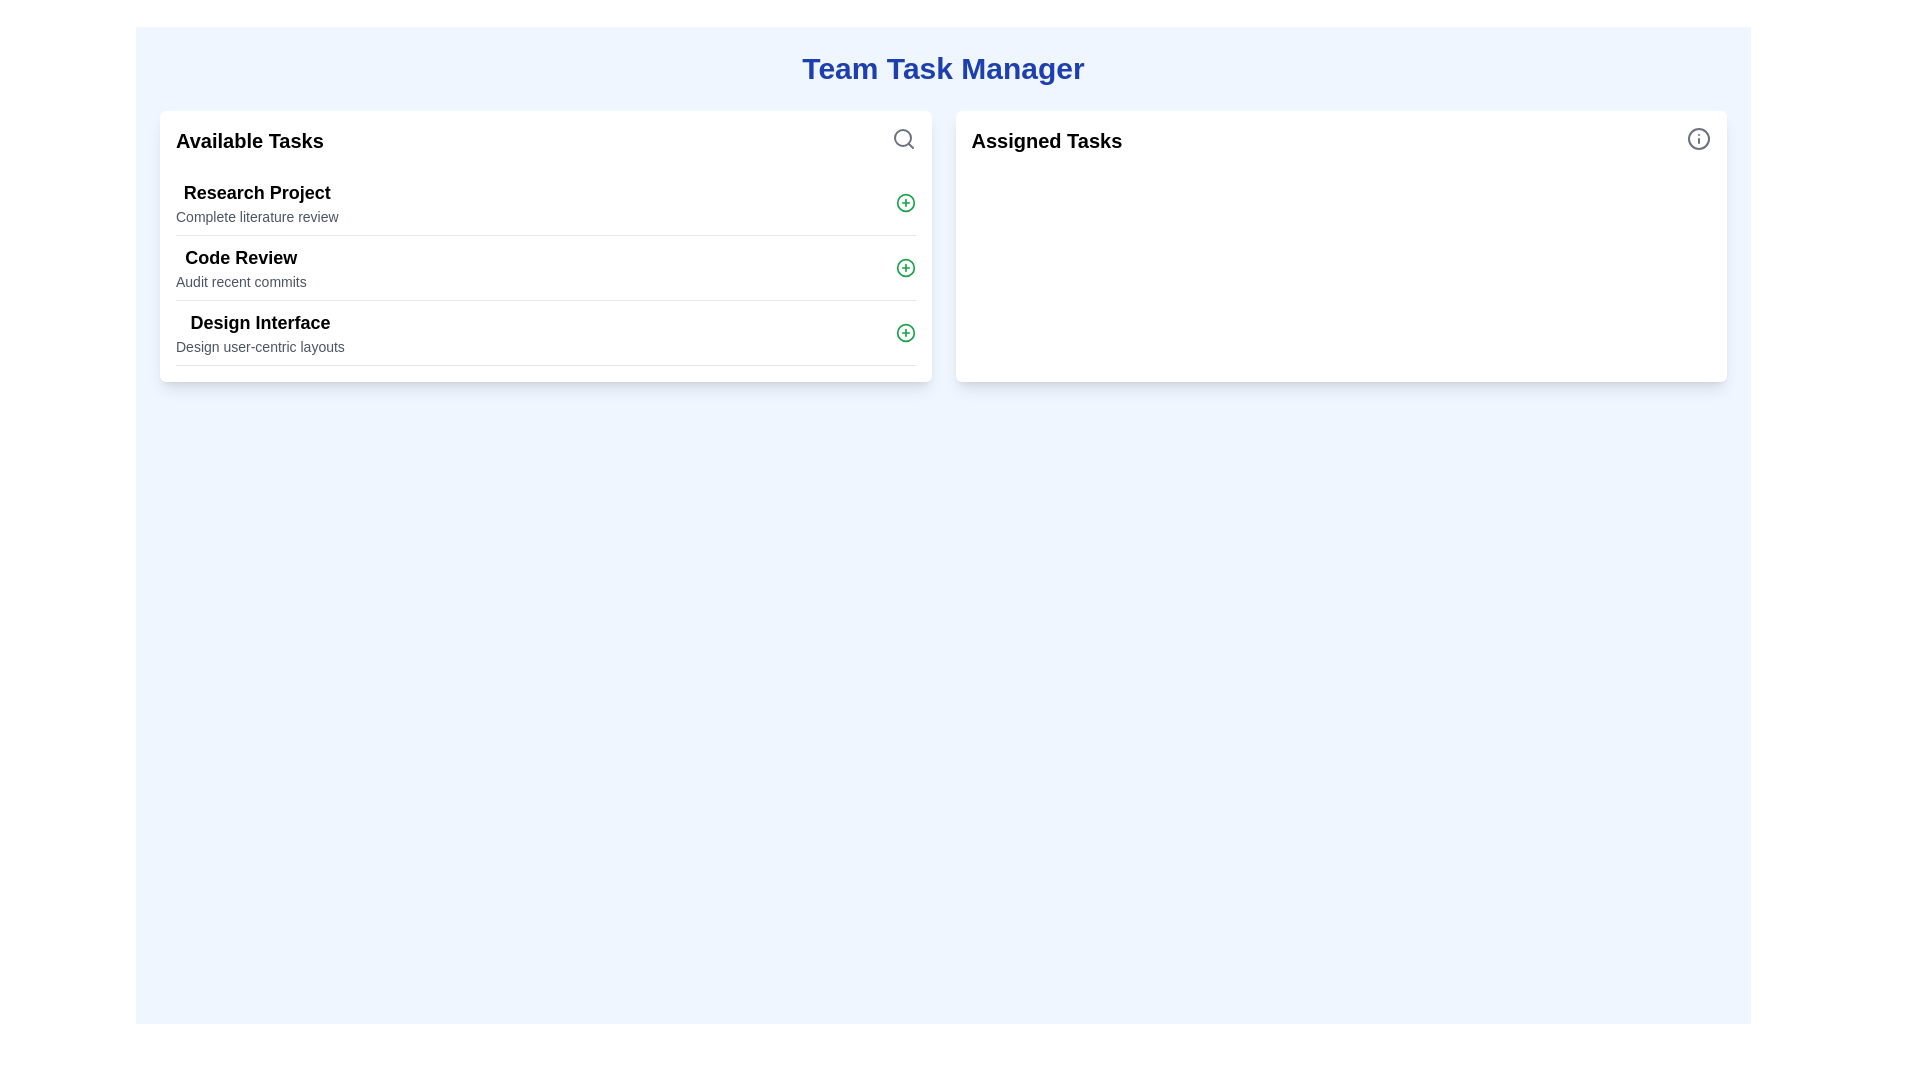  Describe the element at coordinates (904, 331) in the screenshot. I see `the green circular icon button with a '+' symbol located to the right of the 'Design Interface' text` at that location.